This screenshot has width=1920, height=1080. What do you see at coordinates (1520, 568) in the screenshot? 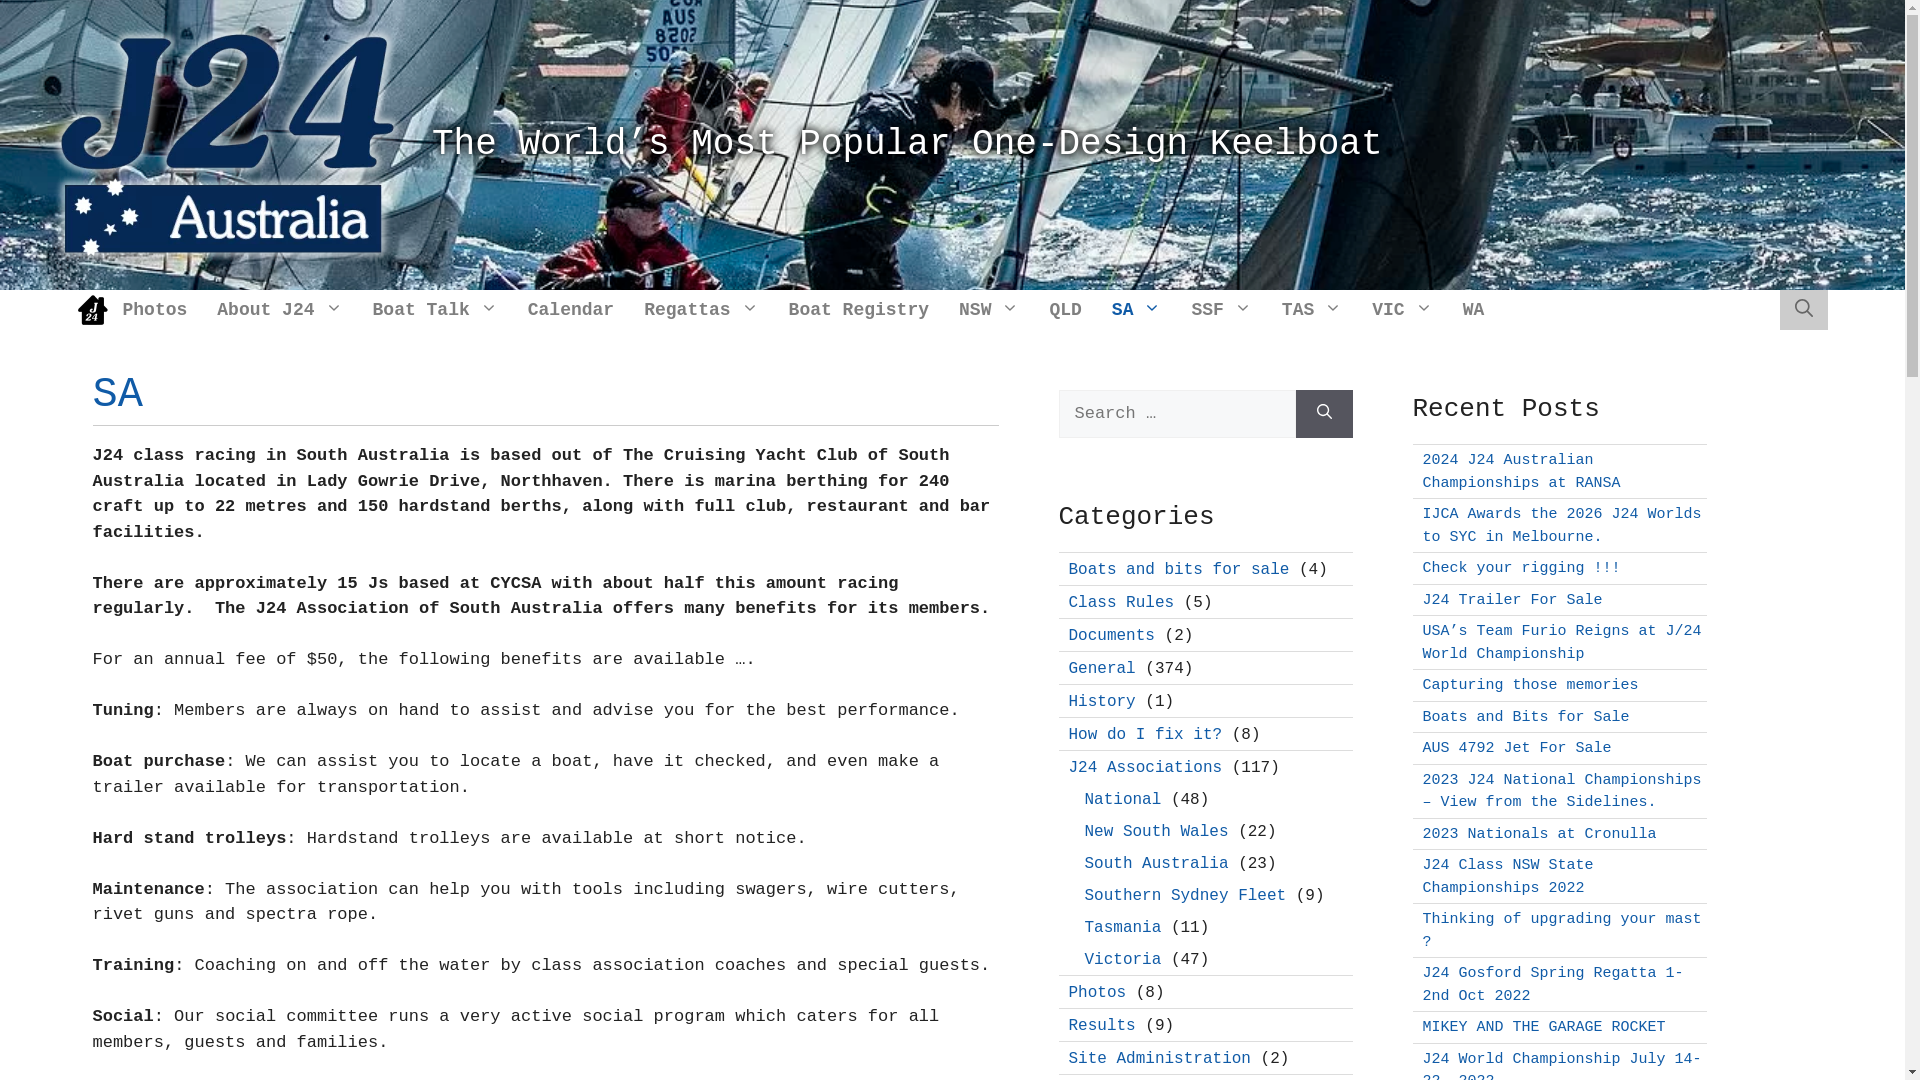
I see `'Check your rigging !!!'` at bounding box center [1520, 568].